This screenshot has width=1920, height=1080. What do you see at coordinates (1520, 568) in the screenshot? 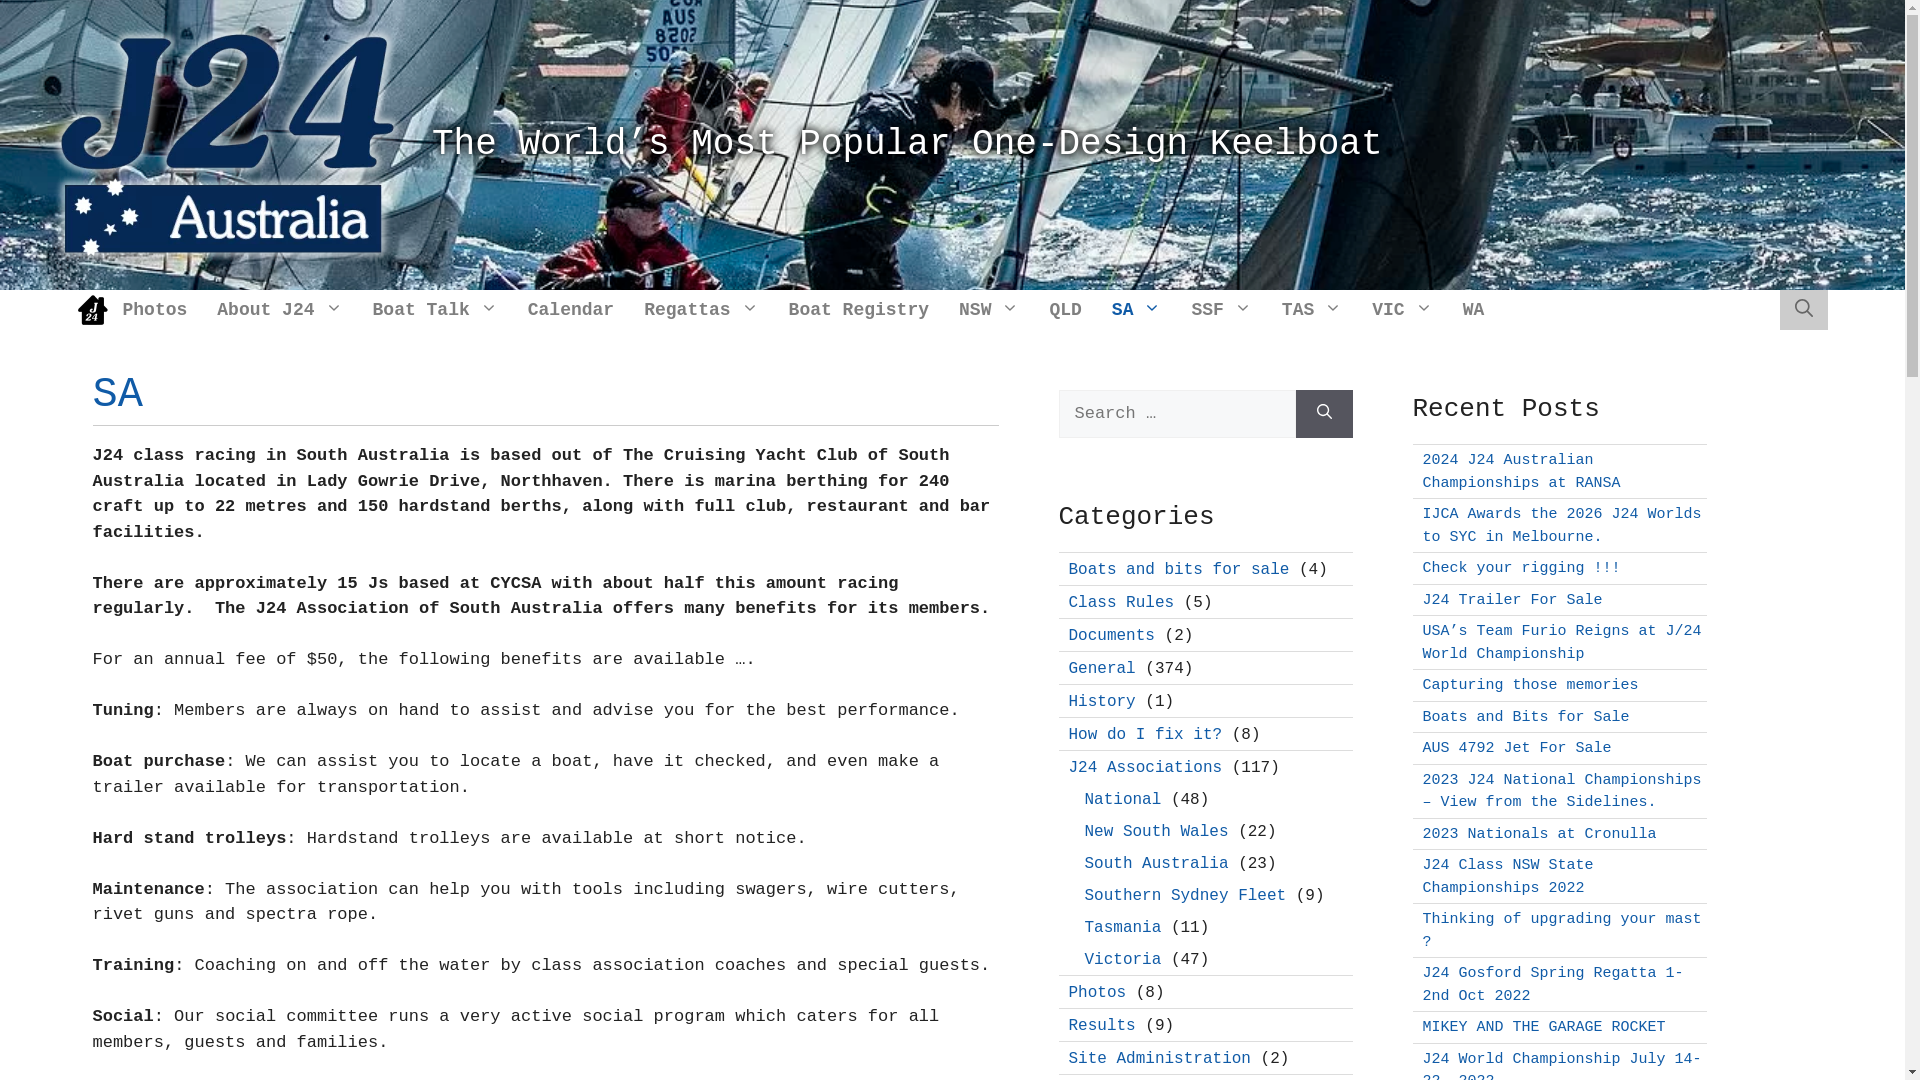
I see `'Check your rigging !!!'` at bounding box center [1520, 568].